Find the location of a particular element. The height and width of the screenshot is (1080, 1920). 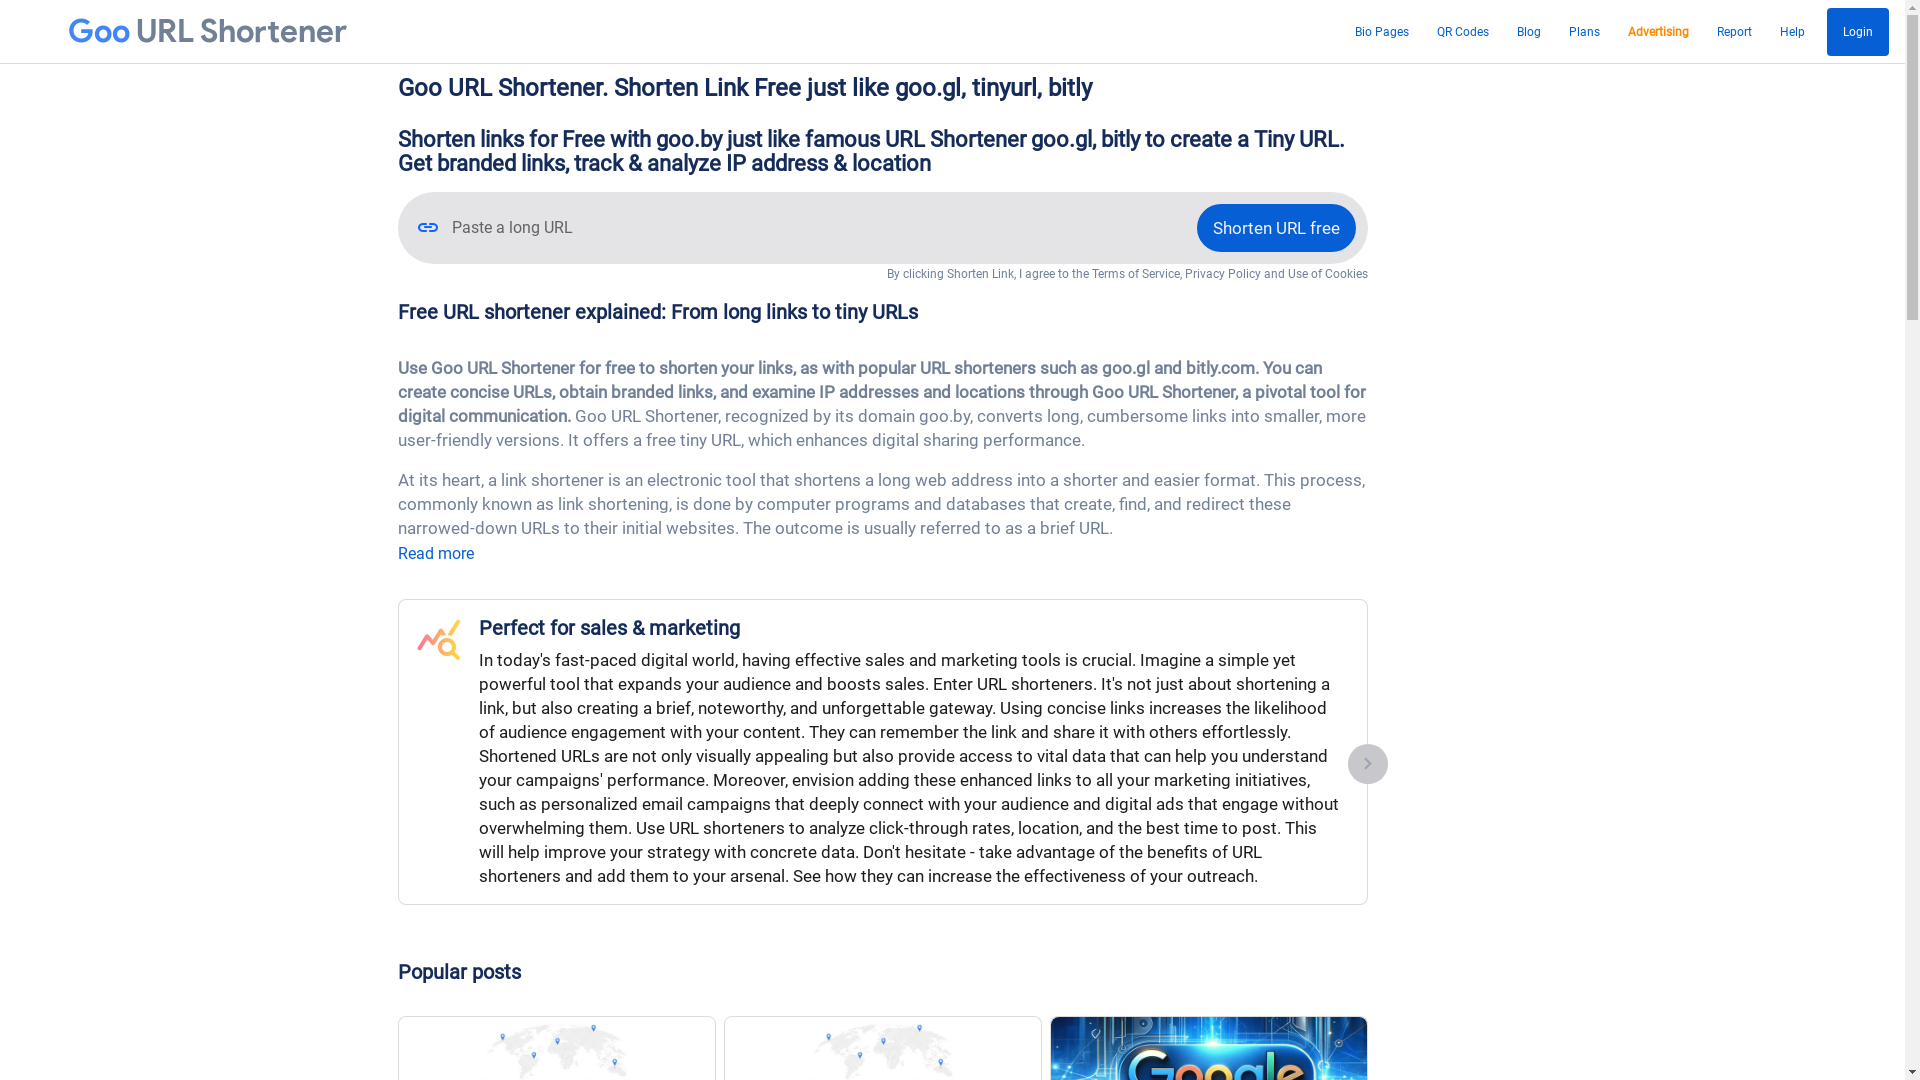

'Advertising' is located at coordinates (1622, 31).